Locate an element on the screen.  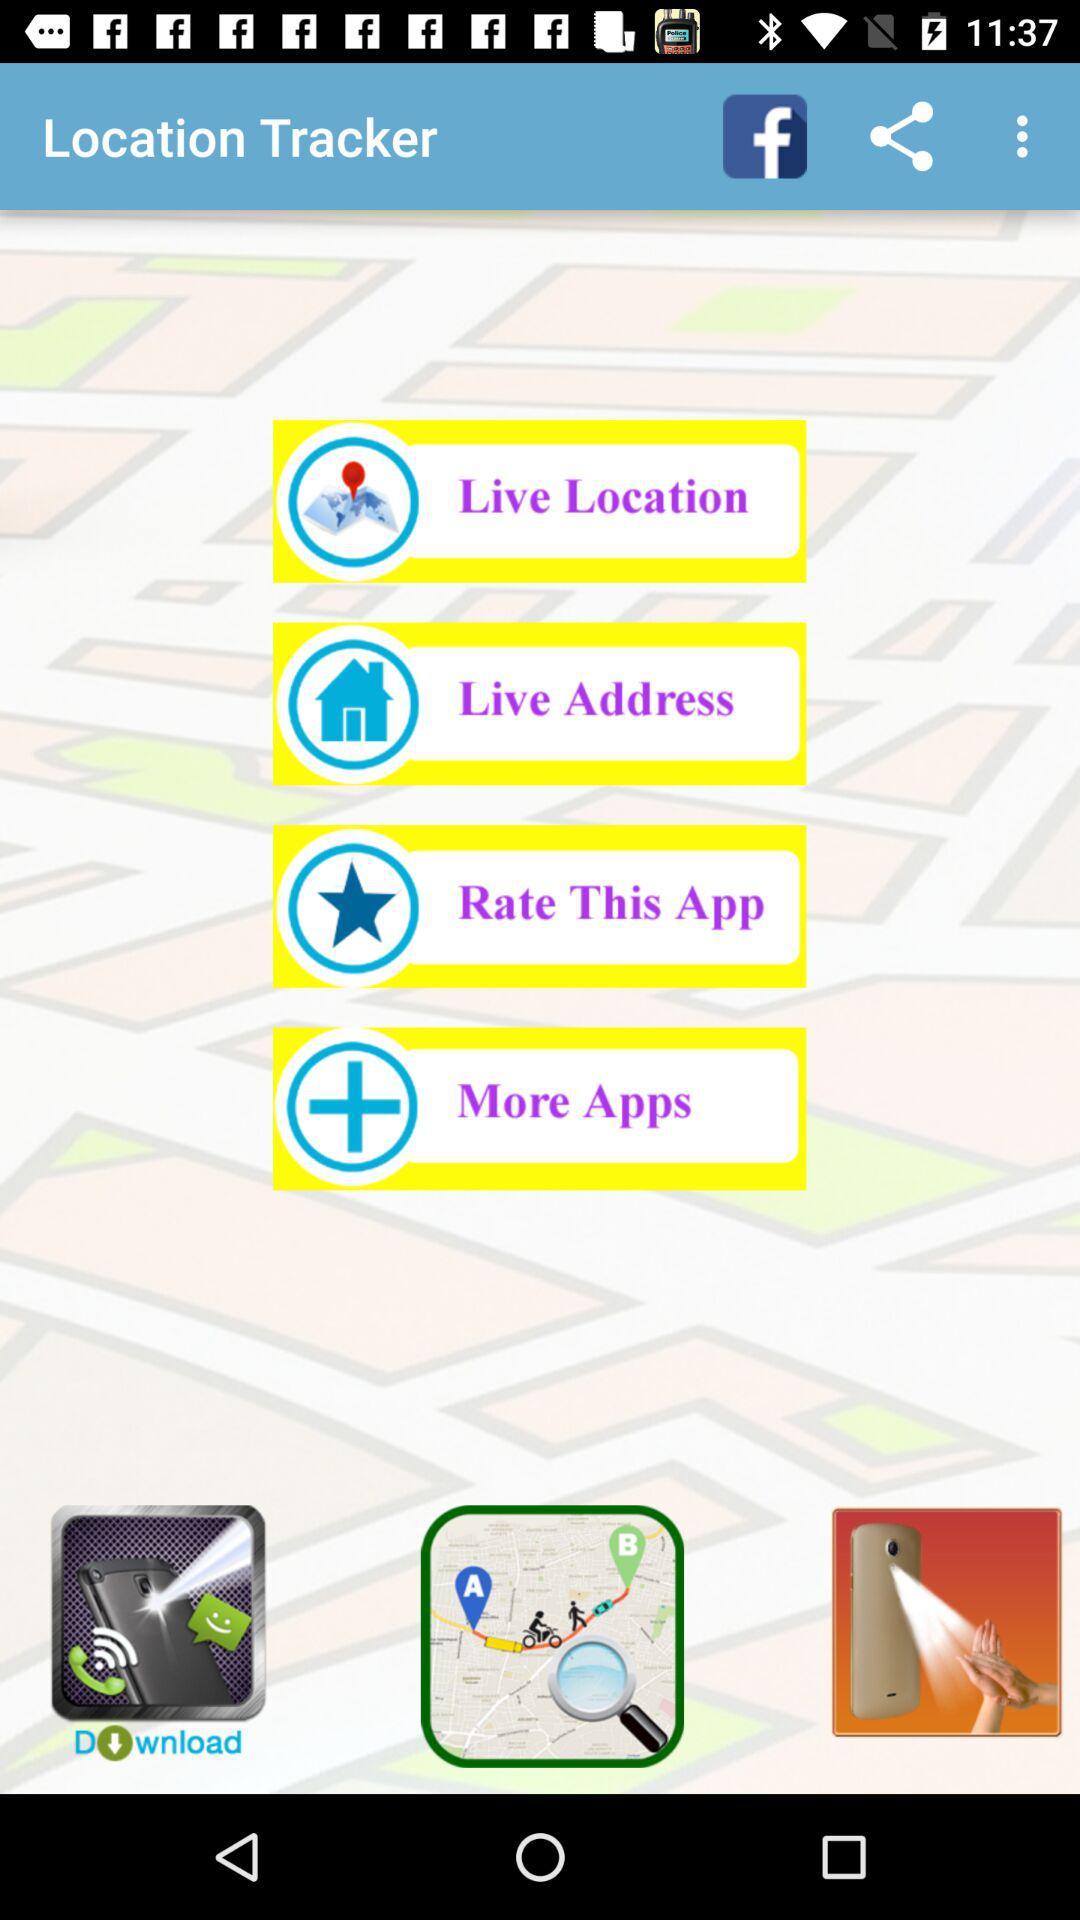
facebook is located at coordinates (764, 135).